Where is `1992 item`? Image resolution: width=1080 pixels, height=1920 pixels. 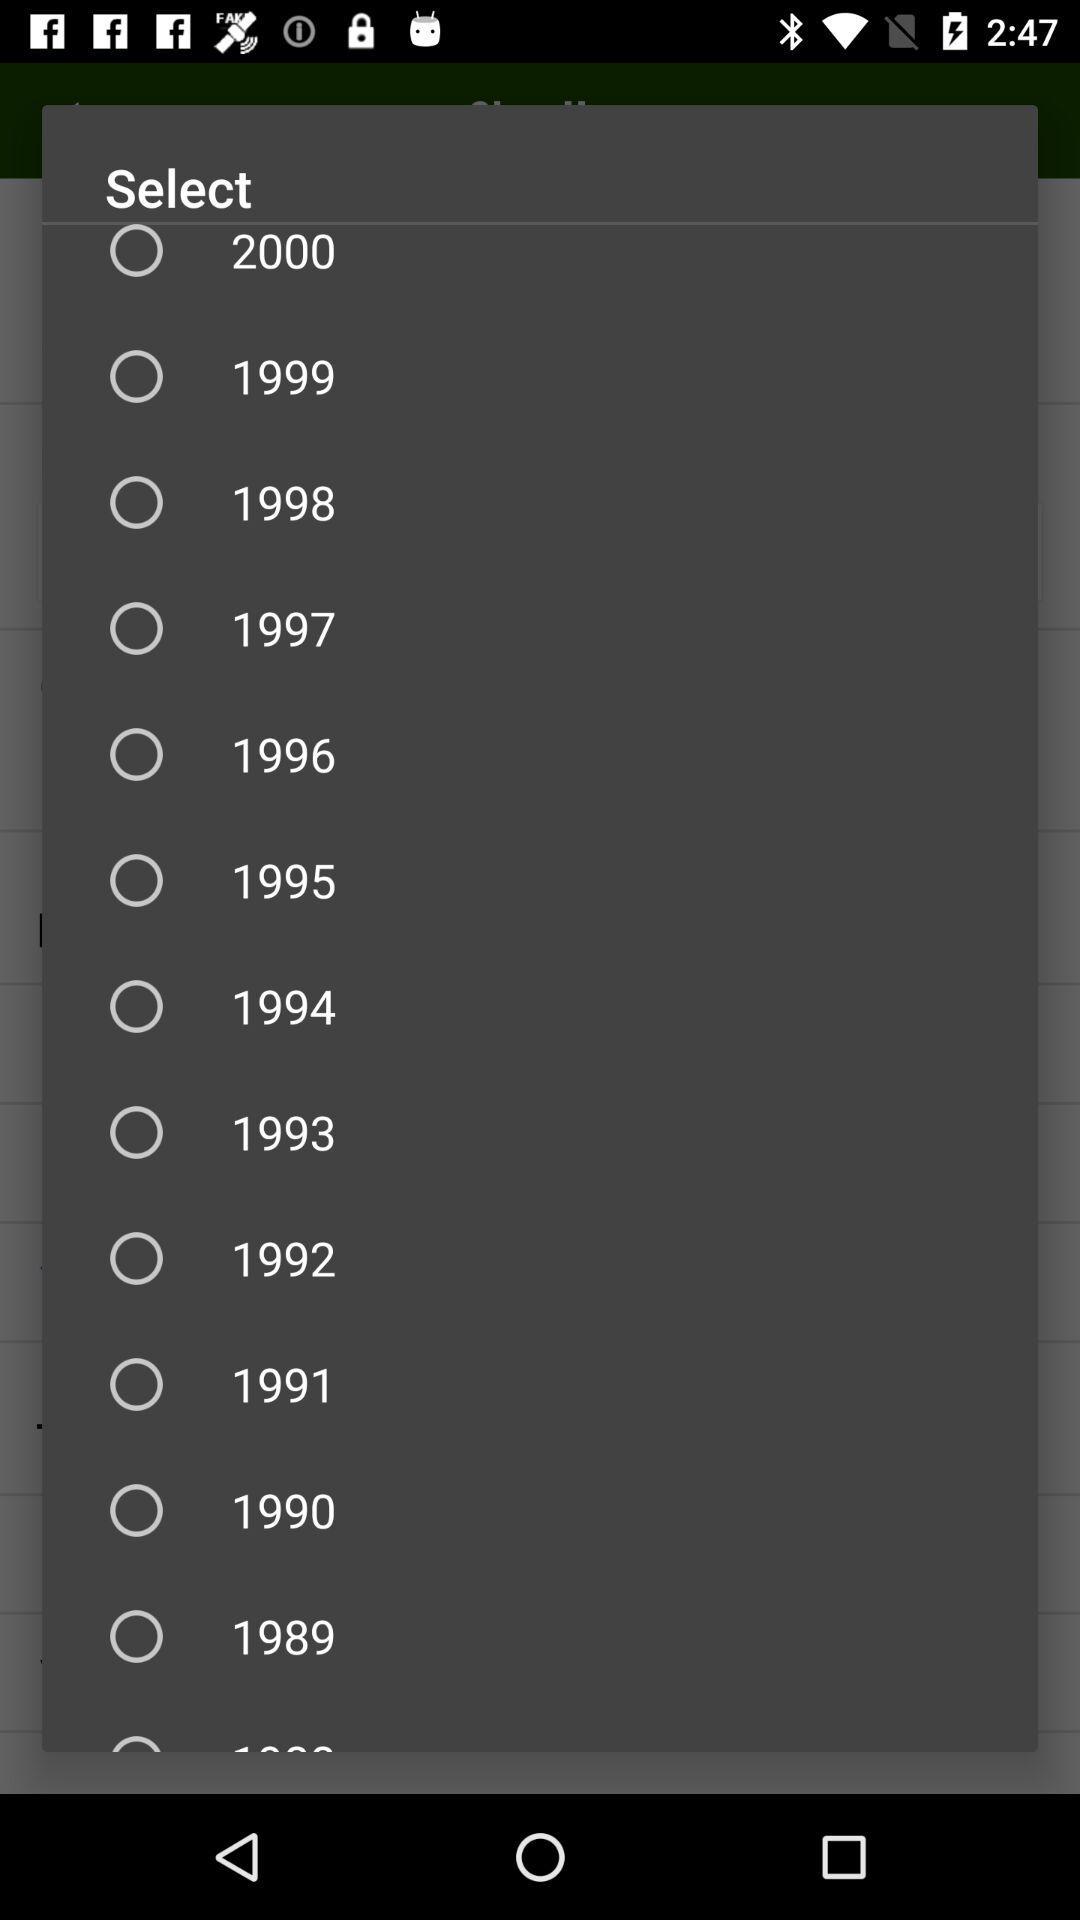
1992 item is located at coordinates (540, 1257).